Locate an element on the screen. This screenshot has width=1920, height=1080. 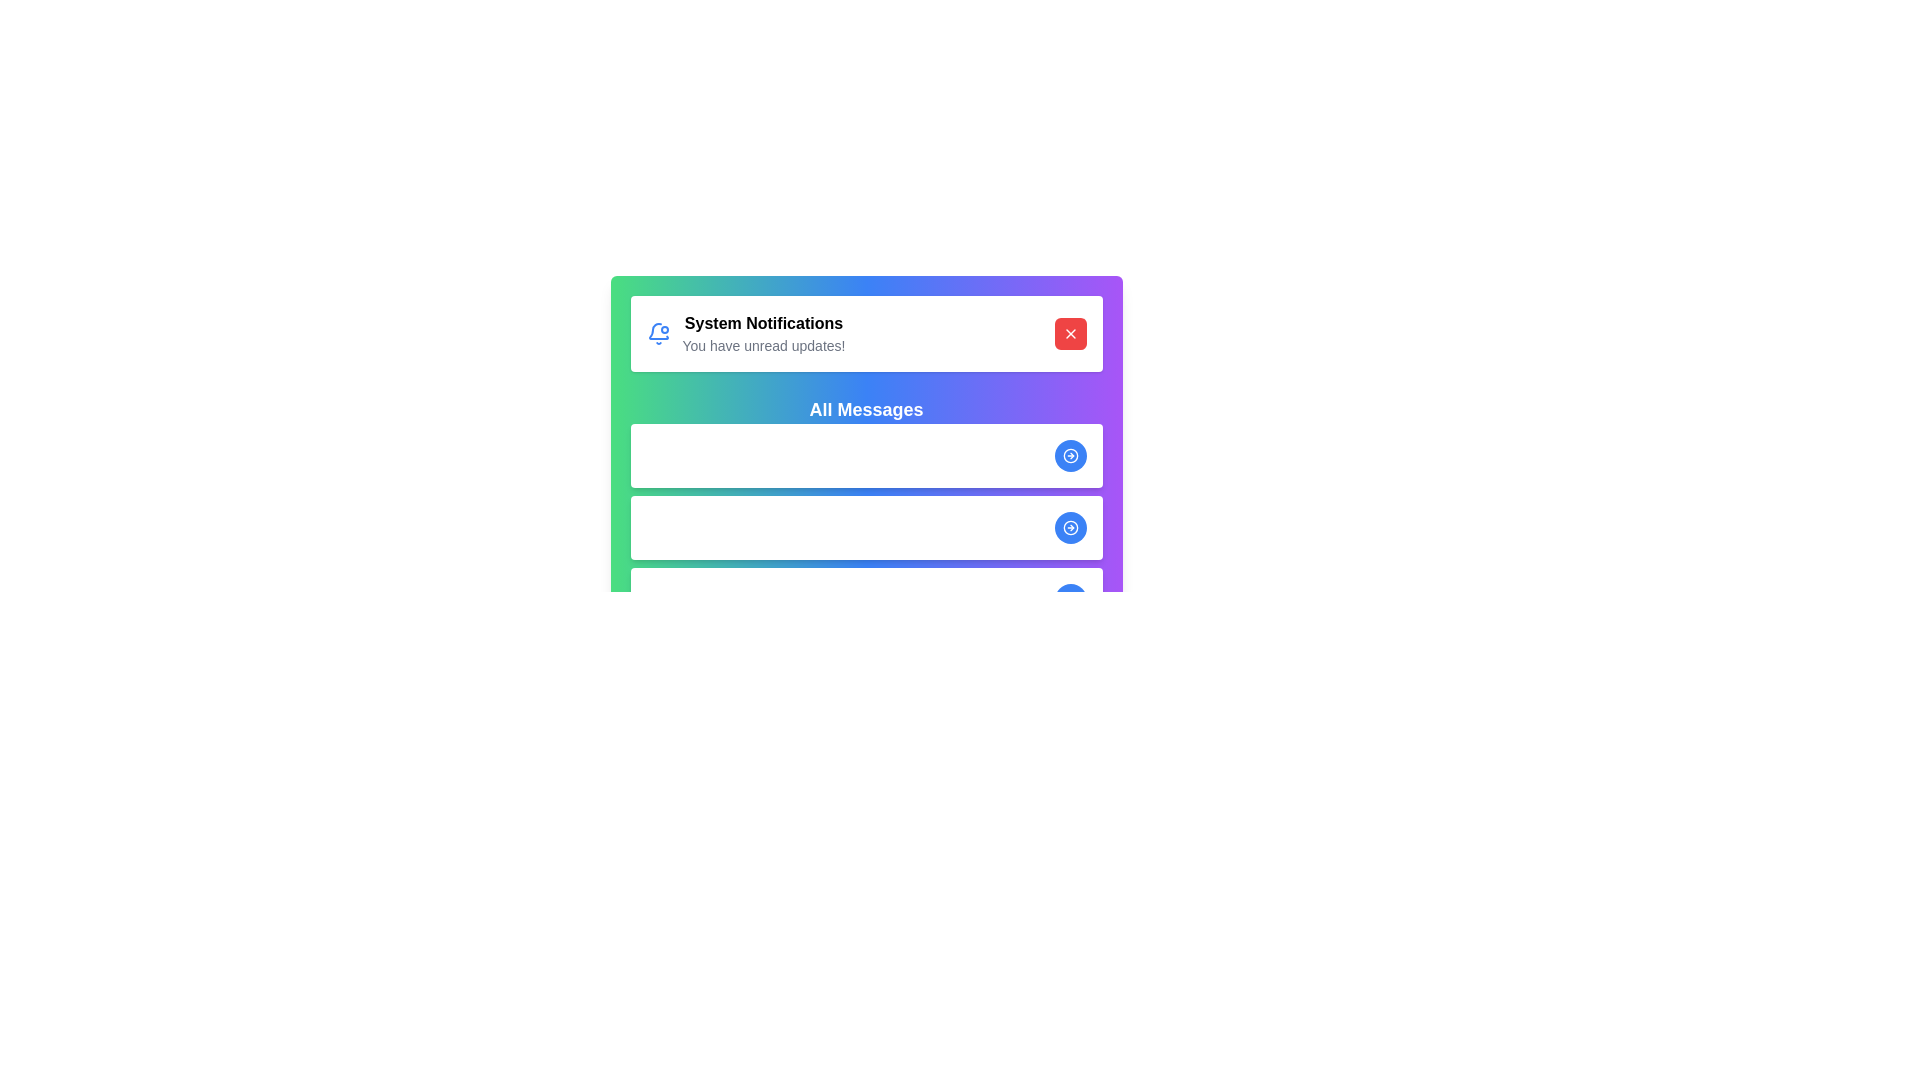
the close button to dismiss the notification is located at coordinates (1069, 333).